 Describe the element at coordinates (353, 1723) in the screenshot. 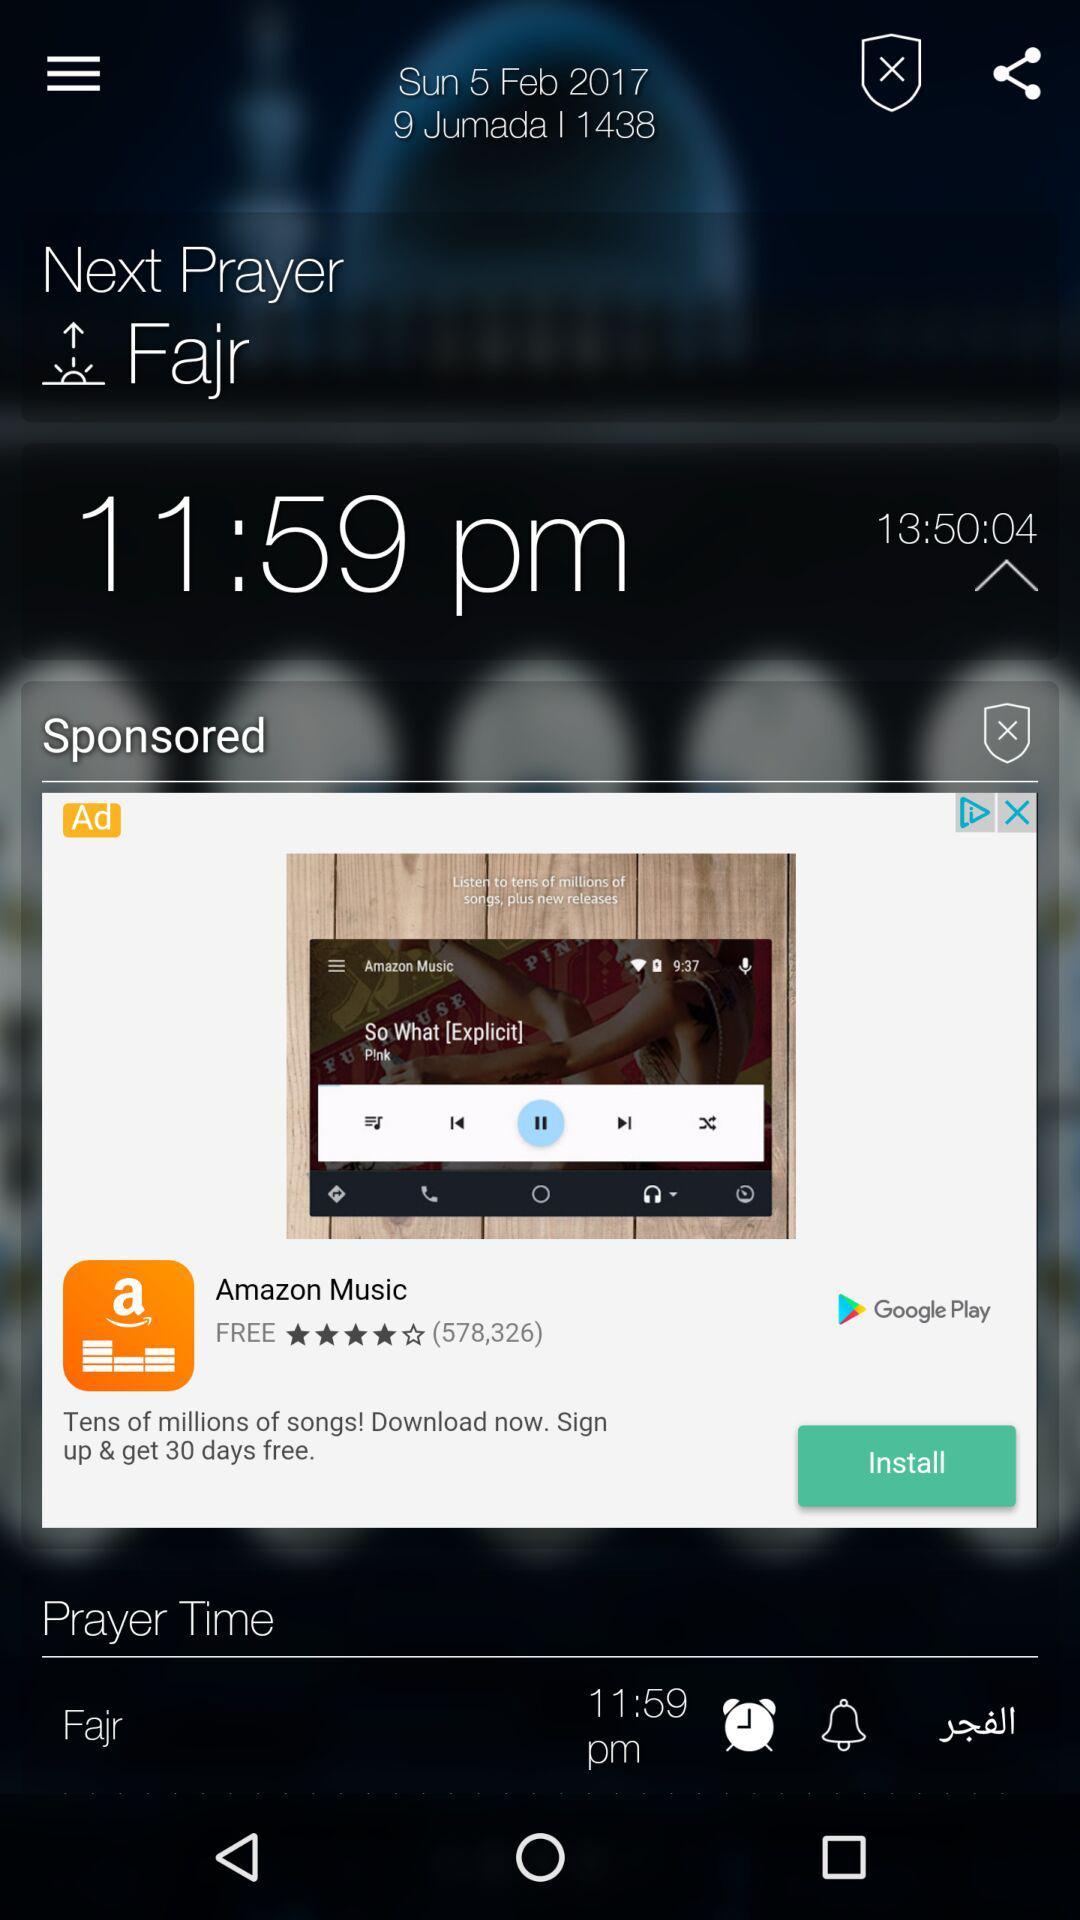

I see `item to the right of fajr item` at that location.